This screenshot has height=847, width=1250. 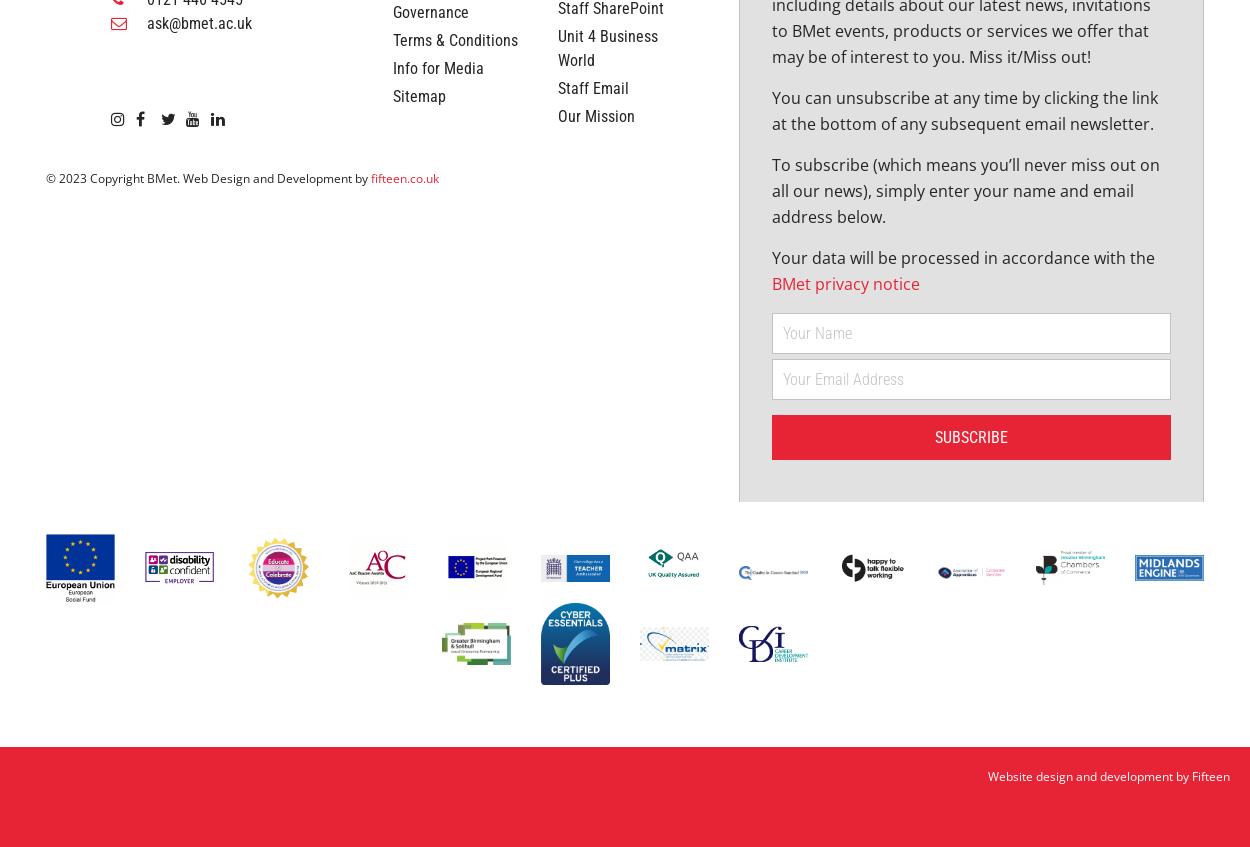 What do you see at coordinates (46, 323) in the screenshot?
I see `'© 2023 Copyright BMet. Web Design and Development by'` at bounding box center [46, 323].